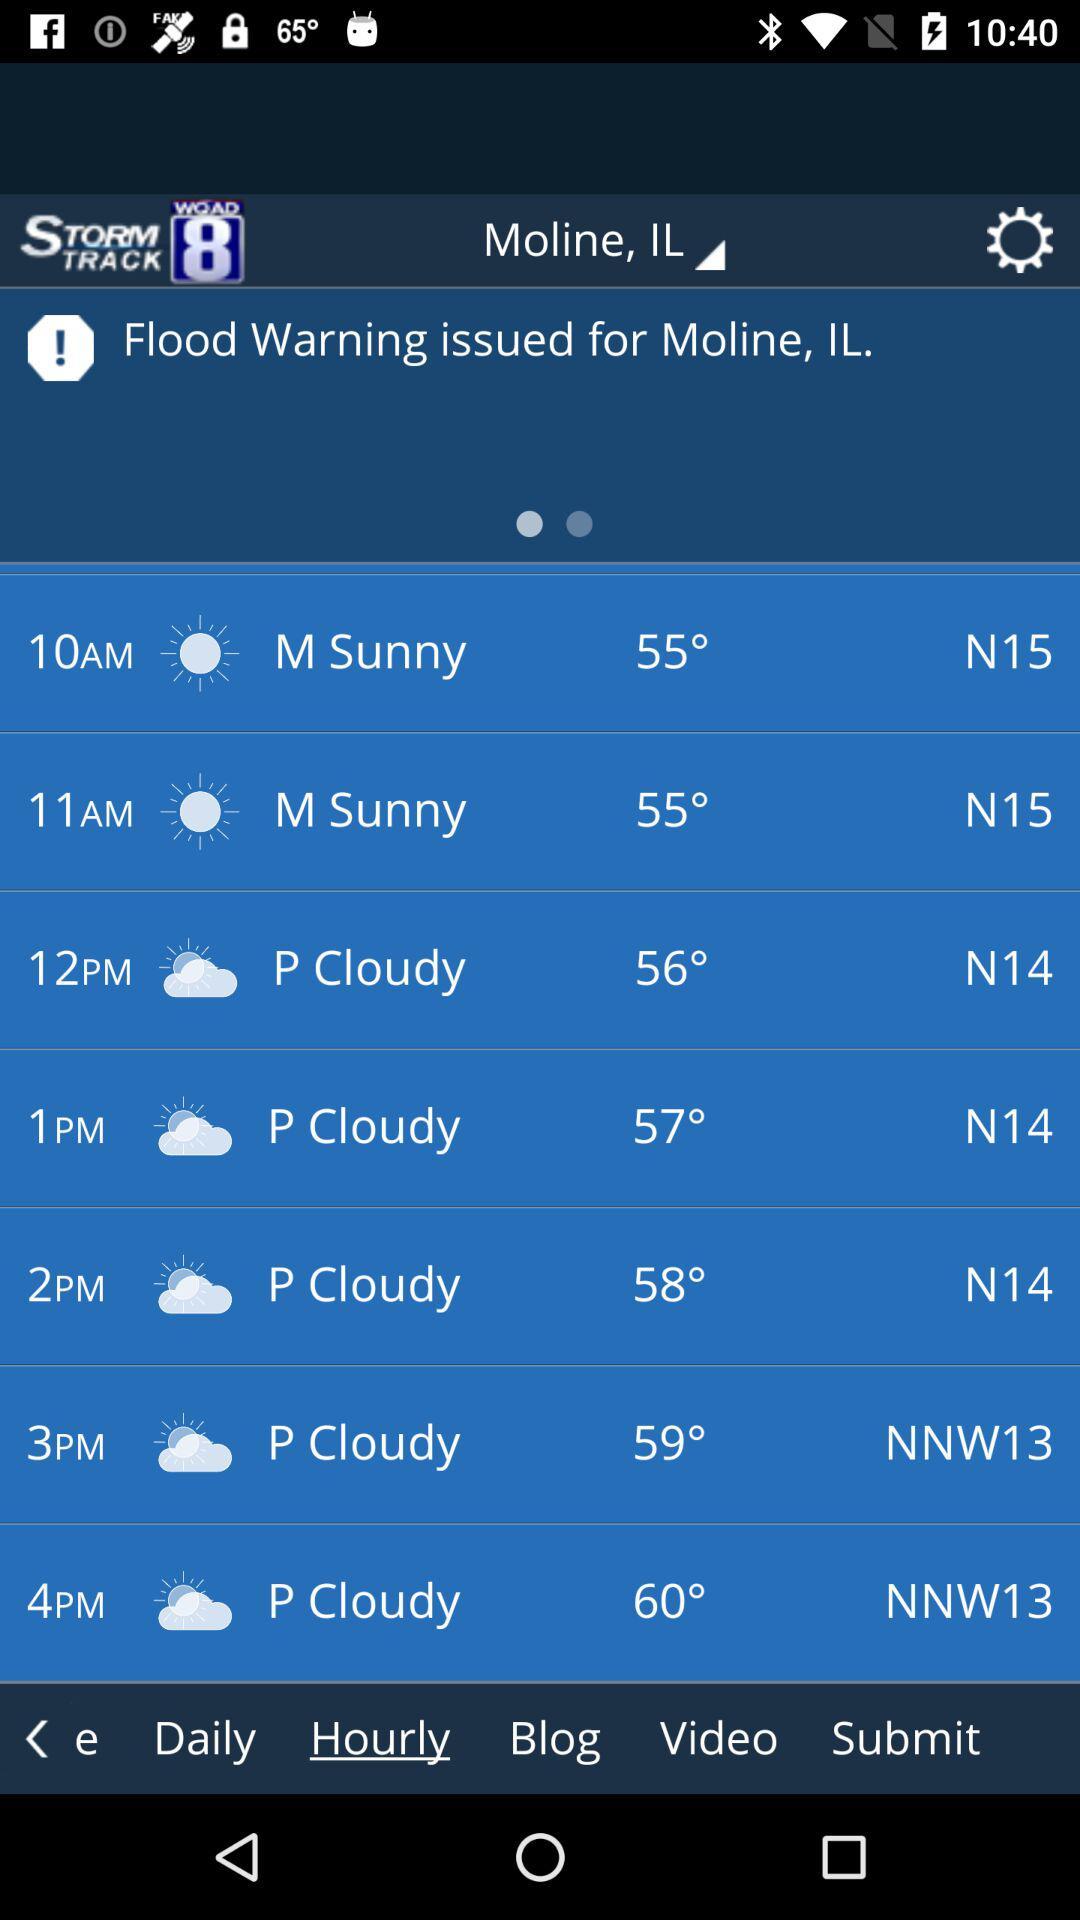 This screenshot has width=1080, height=1920. What do you see at coordinates (555, 1737) in the screenshot?
I see `the text right to hourly` at bounding box center [555, 1737].